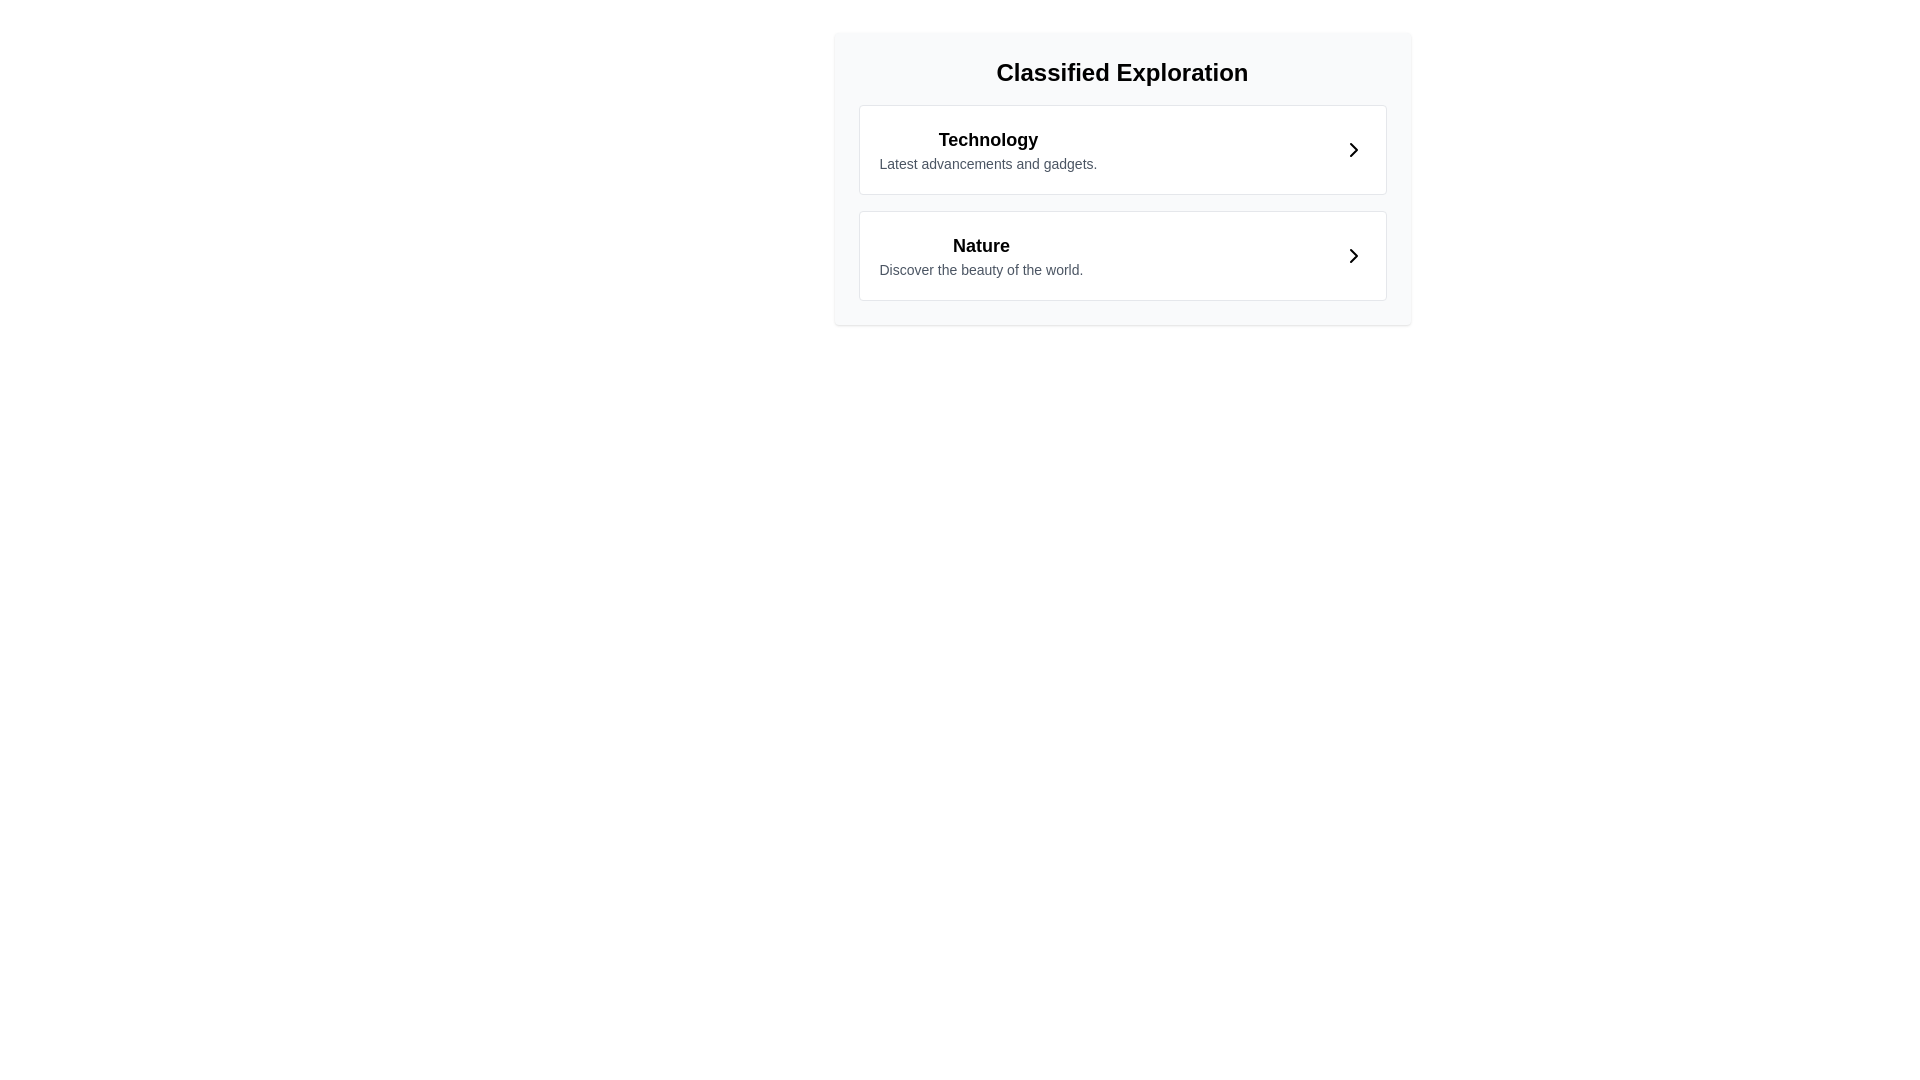  I want to click on text label titled 'Technology' which serves as a category title above the descriptive text 'Latest advancements and gadgets.', so click(988, 138).